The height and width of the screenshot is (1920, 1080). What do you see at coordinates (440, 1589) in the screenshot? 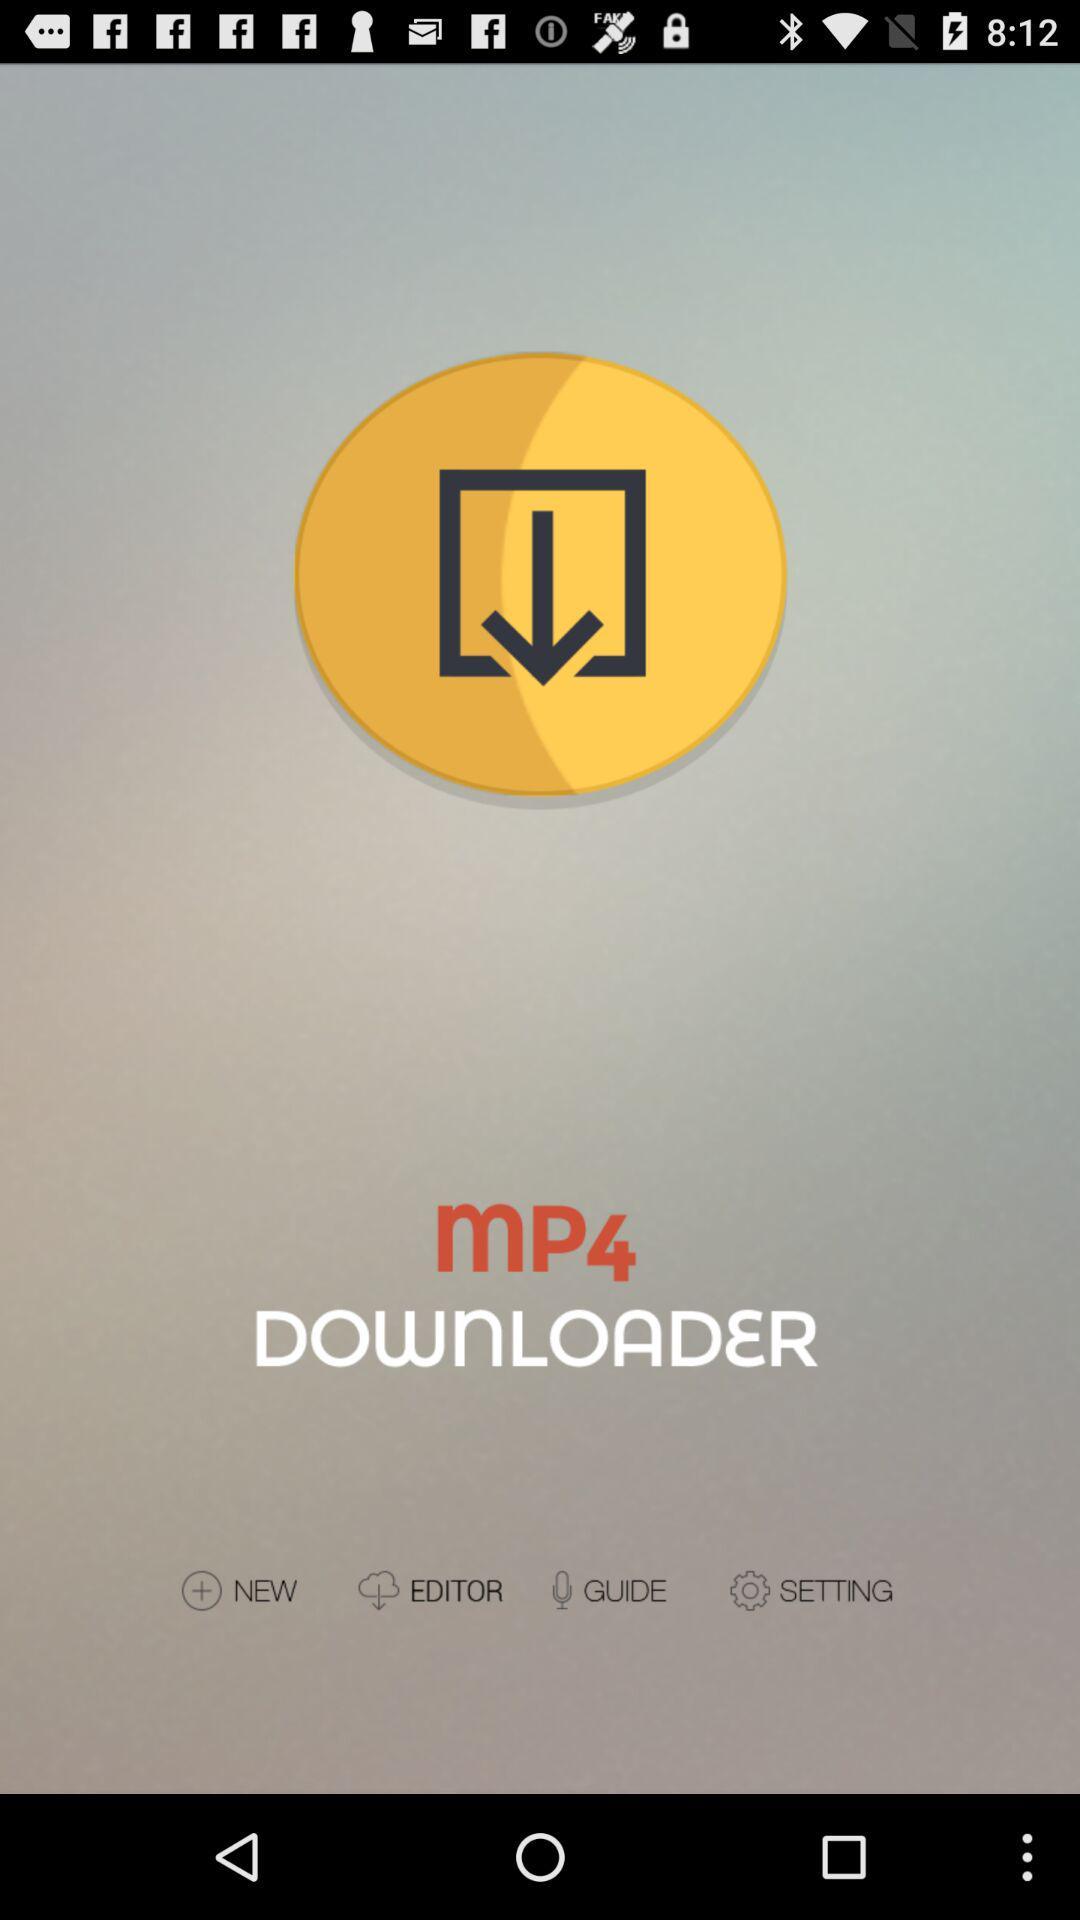
I see `editor` at bounding box center [440, 1589].